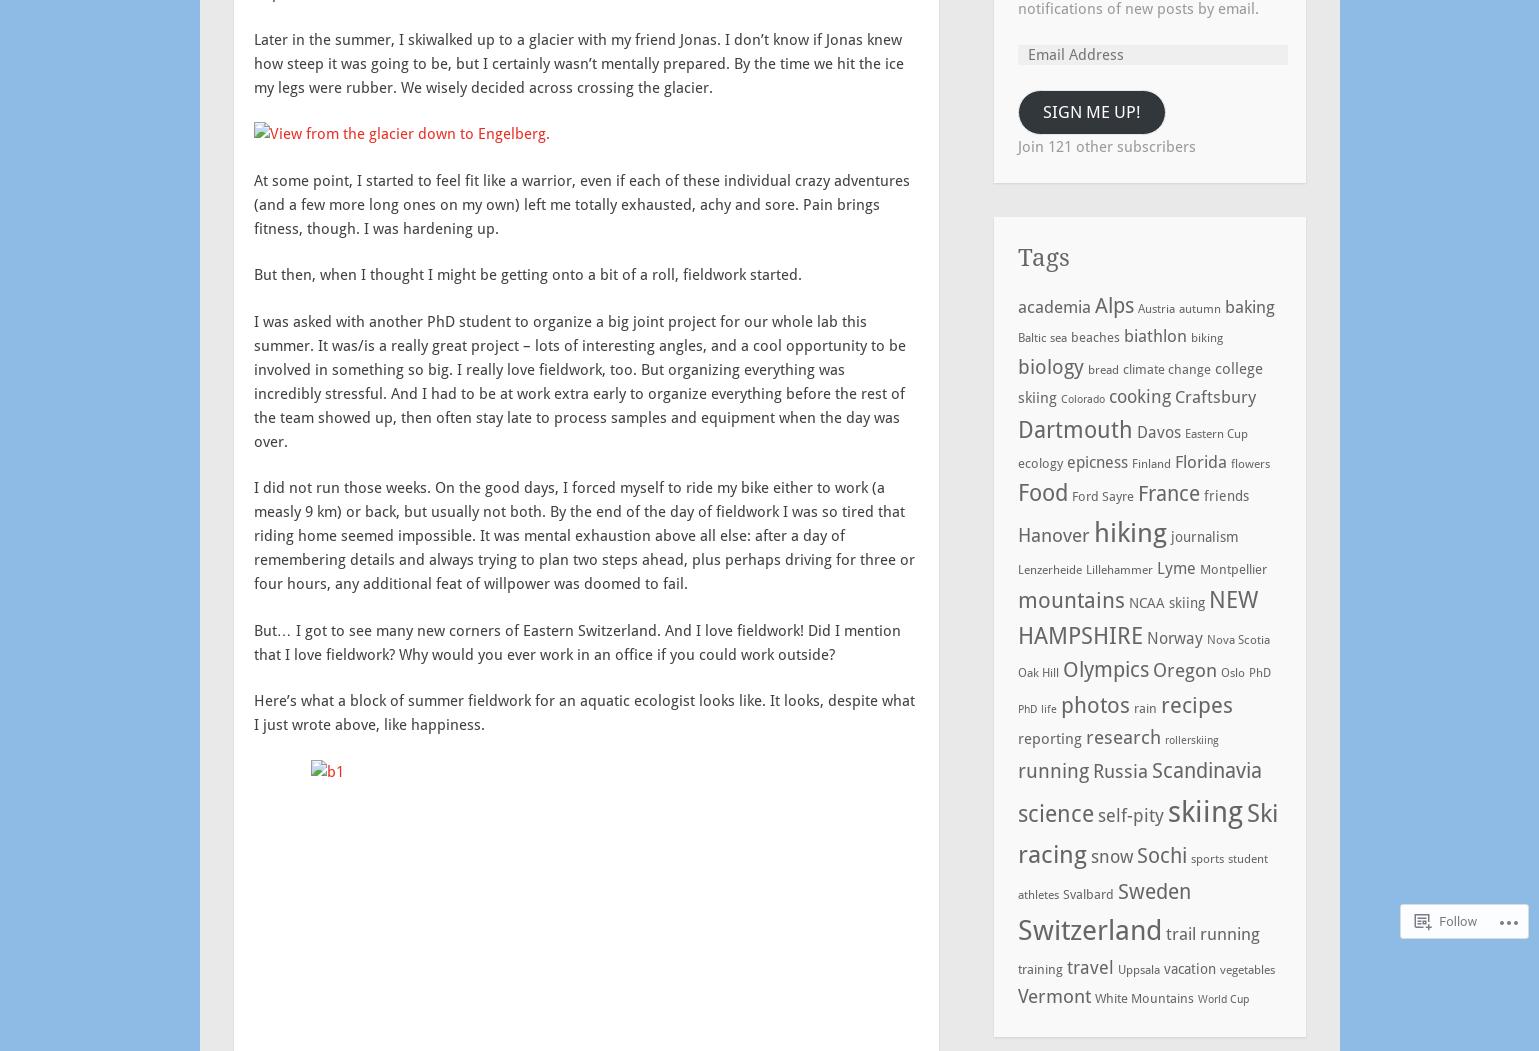 Image resolution: width=1539 pixels, height=1051 pixels. What do you see at coordinates (578, 61) in the screenshot?
I see `'Later in the summer, I skiwalked up to a glacier with my friend Jonas. I don’t know if Jonas knew how steep it was going to be, but I certainly wasn’t mentally prepared. By the time we hit the ice my legs were rubber. We wisely decided across crossing the glacier.'` at bounding box center [578, 61].